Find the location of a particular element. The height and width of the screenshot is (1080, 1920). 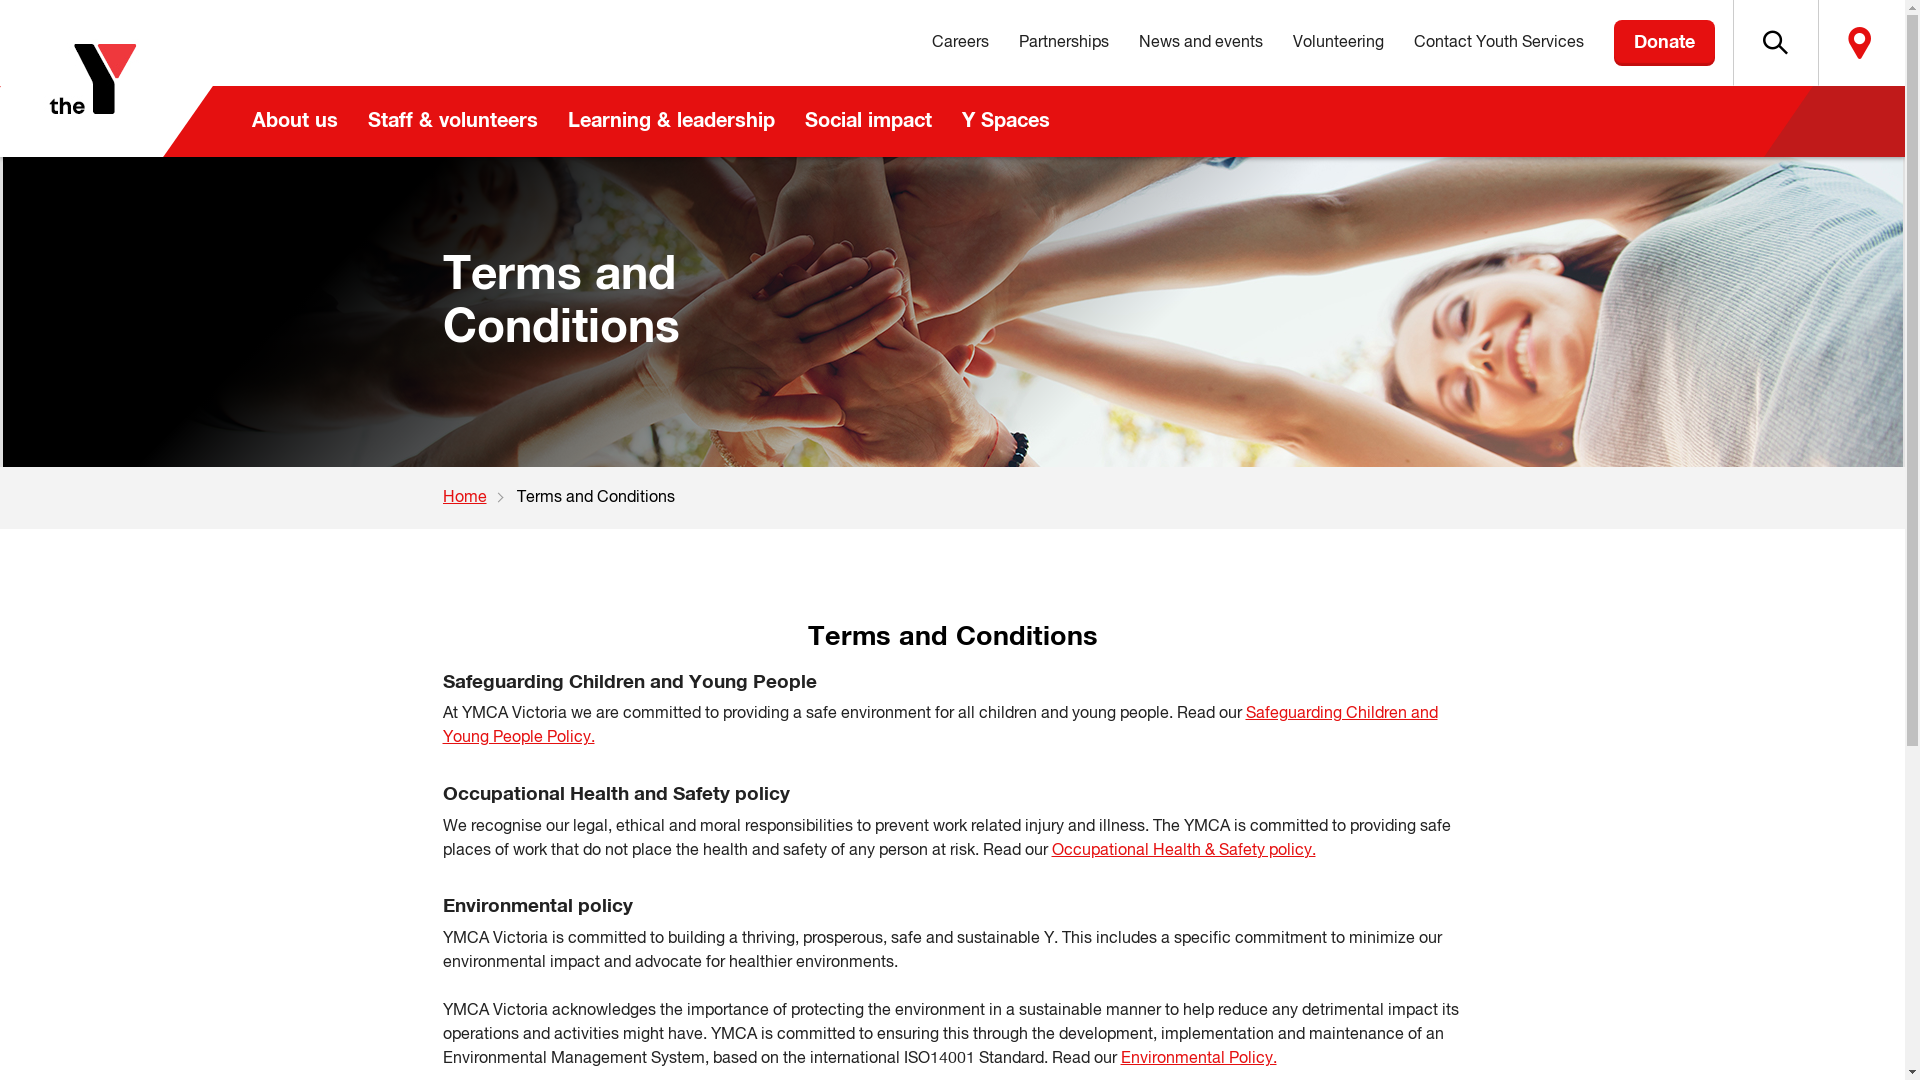

'Partnerships' is located at coordinates (1063, 42).